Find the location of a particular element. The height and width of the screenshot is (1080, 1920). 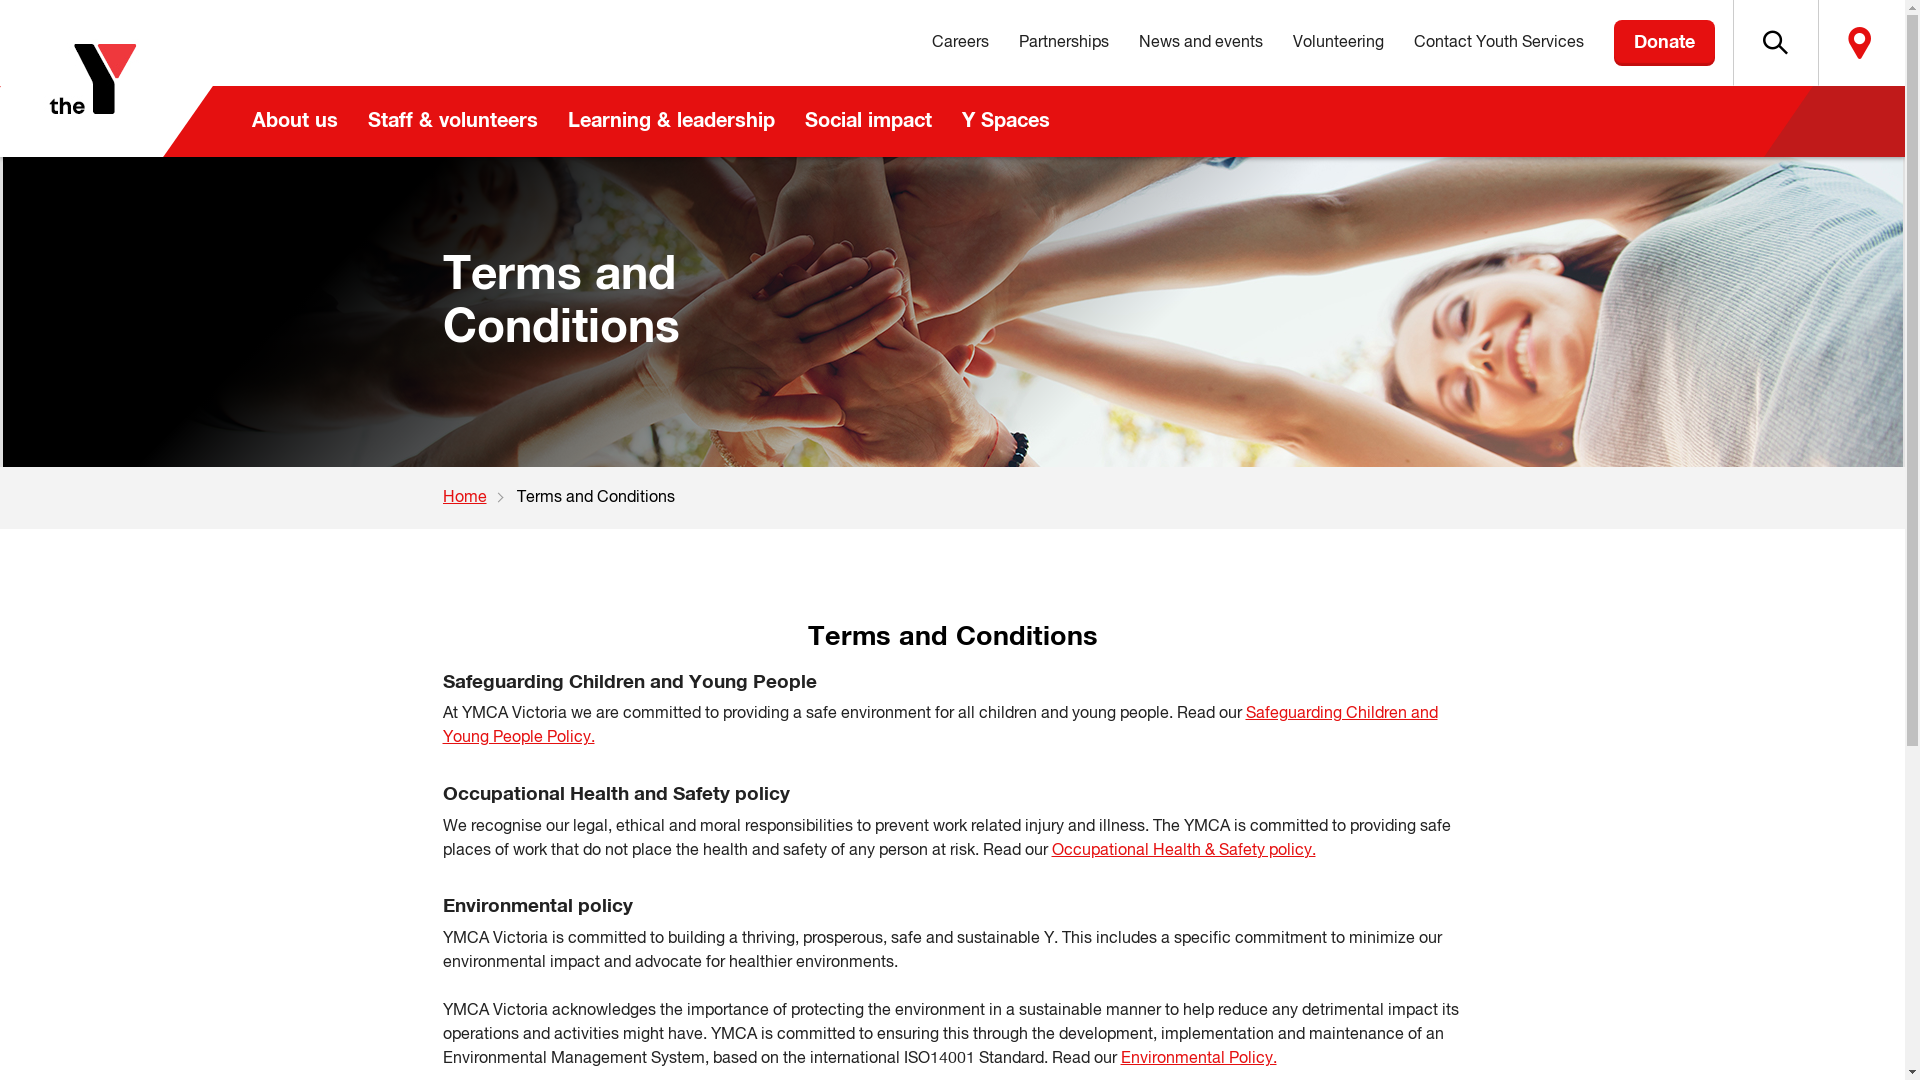

'Partnerships' is located at coordinates (1063, 42).